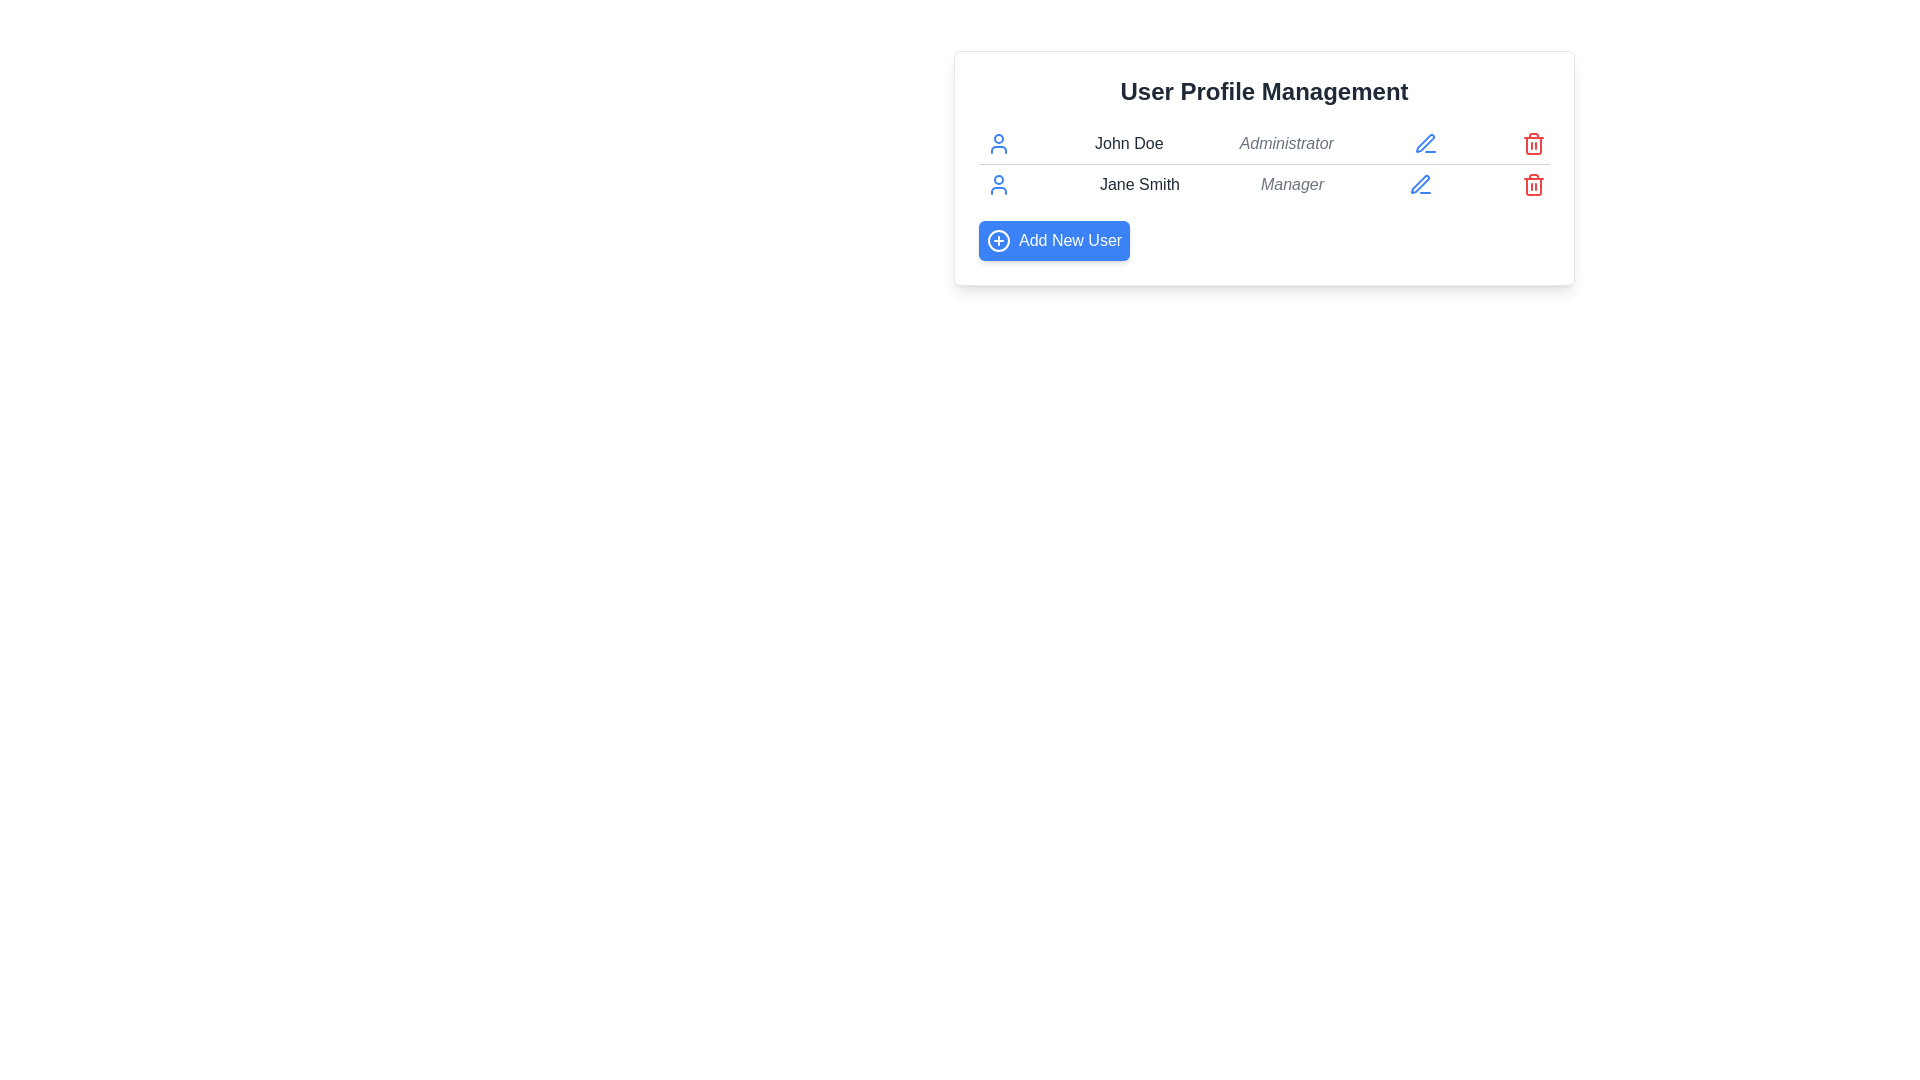 This screenshot has height=1080, width=1920. I want to click on the text 'John Doe' from the Static text label located under the 'User Profile Management' section in the first row of user entries, so click(1129, 142).